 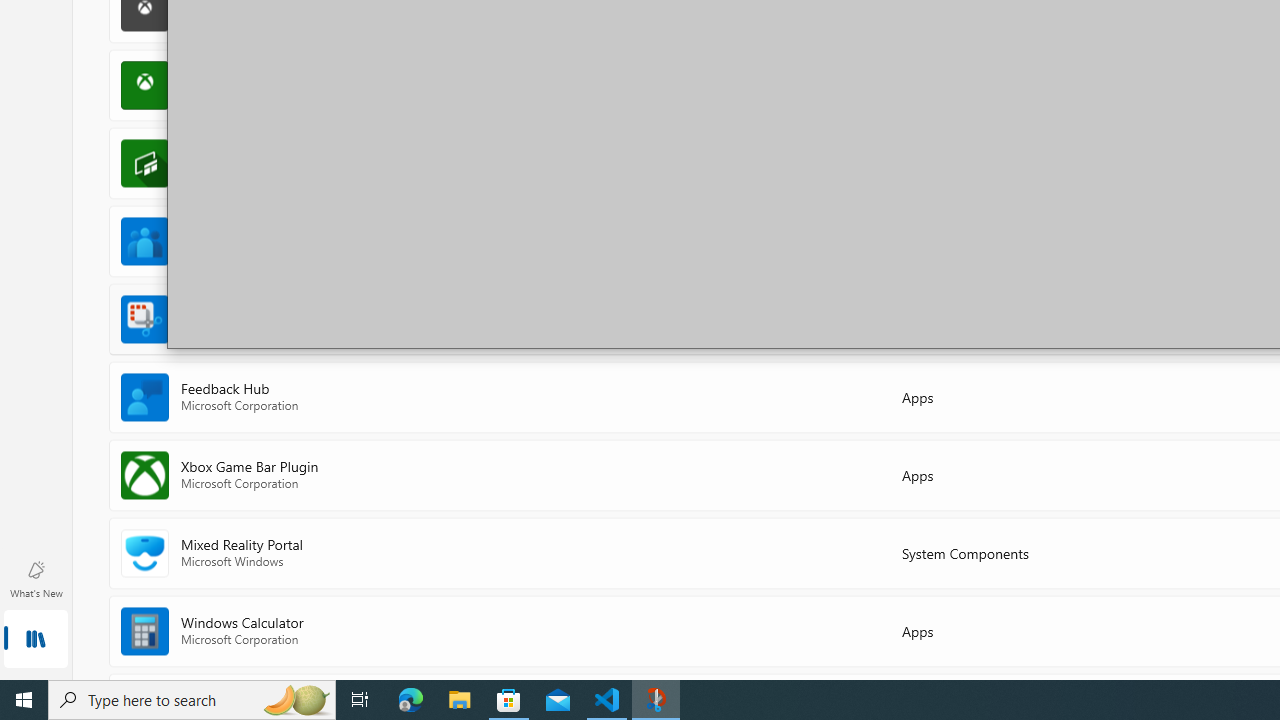 I want to click on 'File Explorer', so click(x=459, y=698).